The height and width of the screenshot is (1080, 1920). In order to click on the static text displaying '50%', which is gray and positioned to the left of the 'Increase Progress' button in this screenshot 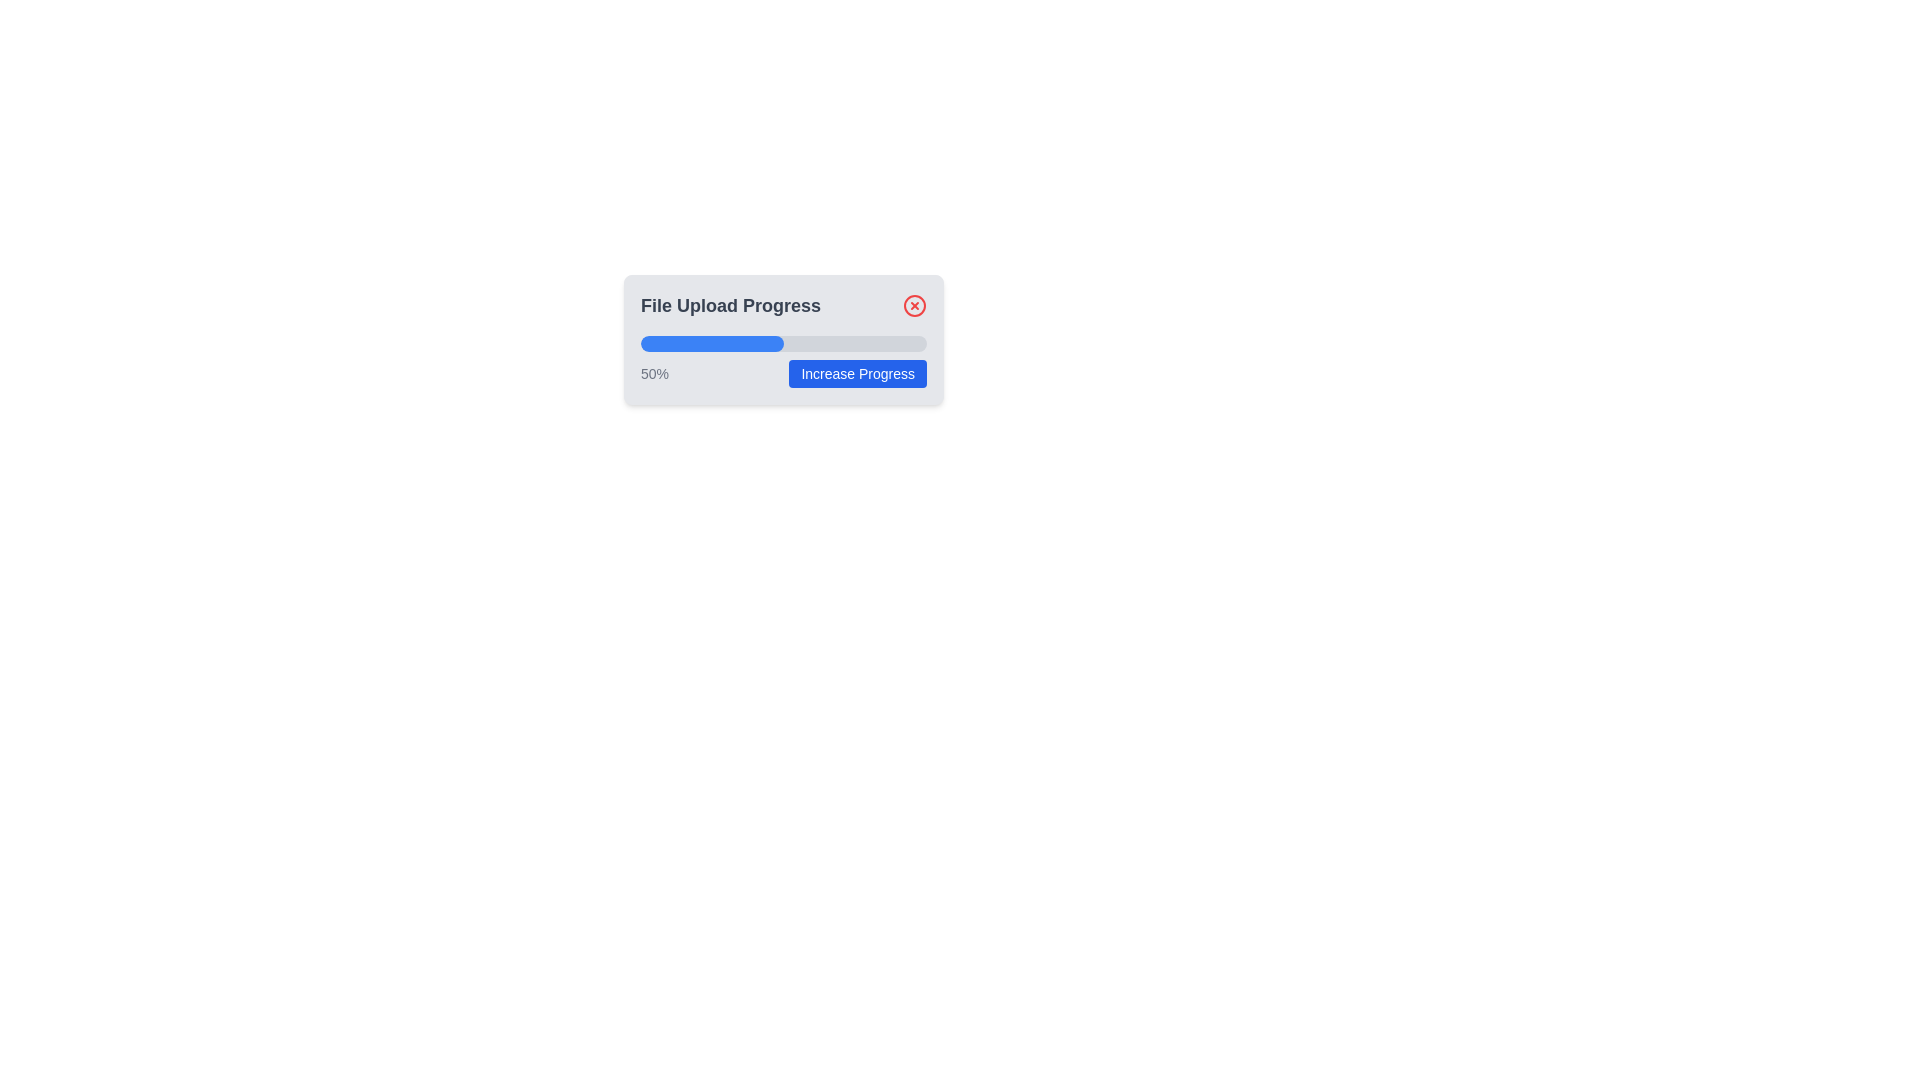, I will do `click(655, 374)`.